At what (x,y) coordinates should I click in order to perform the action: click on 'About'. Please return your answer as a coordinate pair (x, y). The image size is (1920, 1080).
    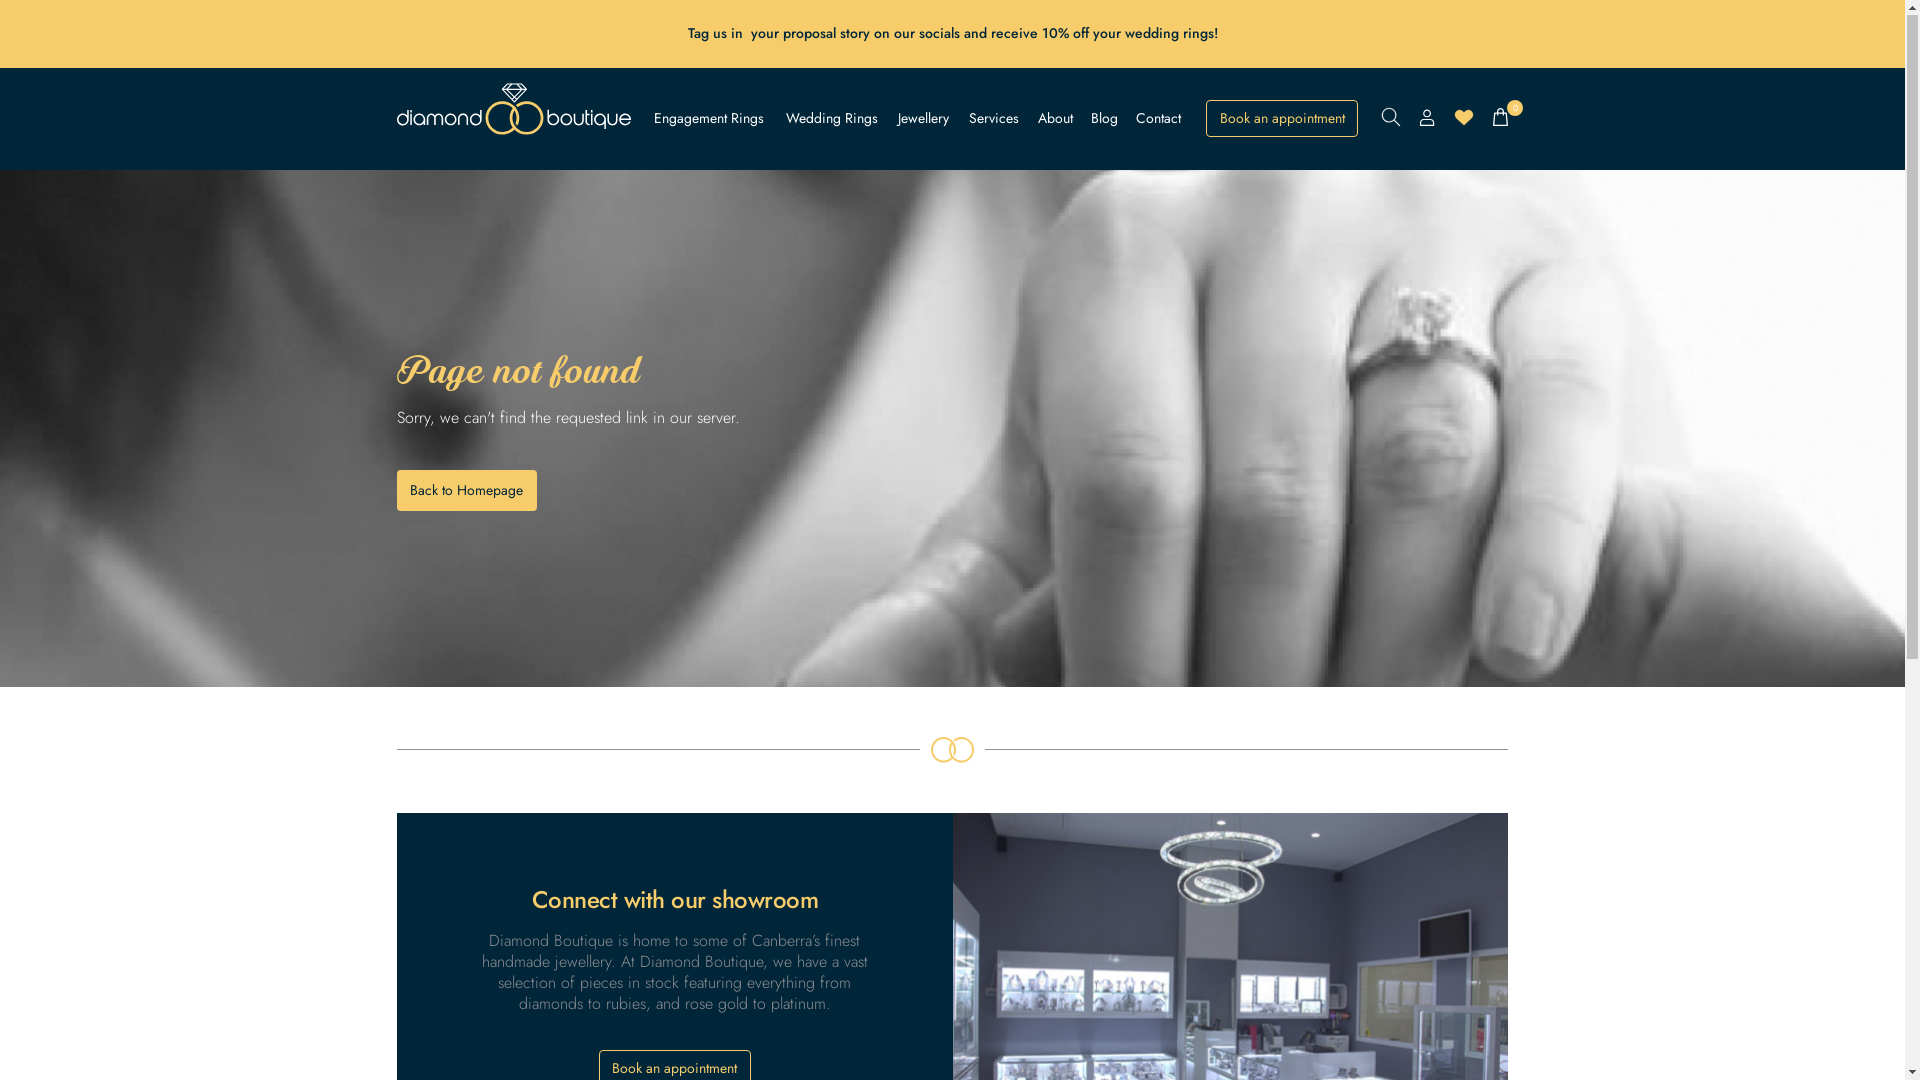
    Looking at the image, I should click on (1054, 119).